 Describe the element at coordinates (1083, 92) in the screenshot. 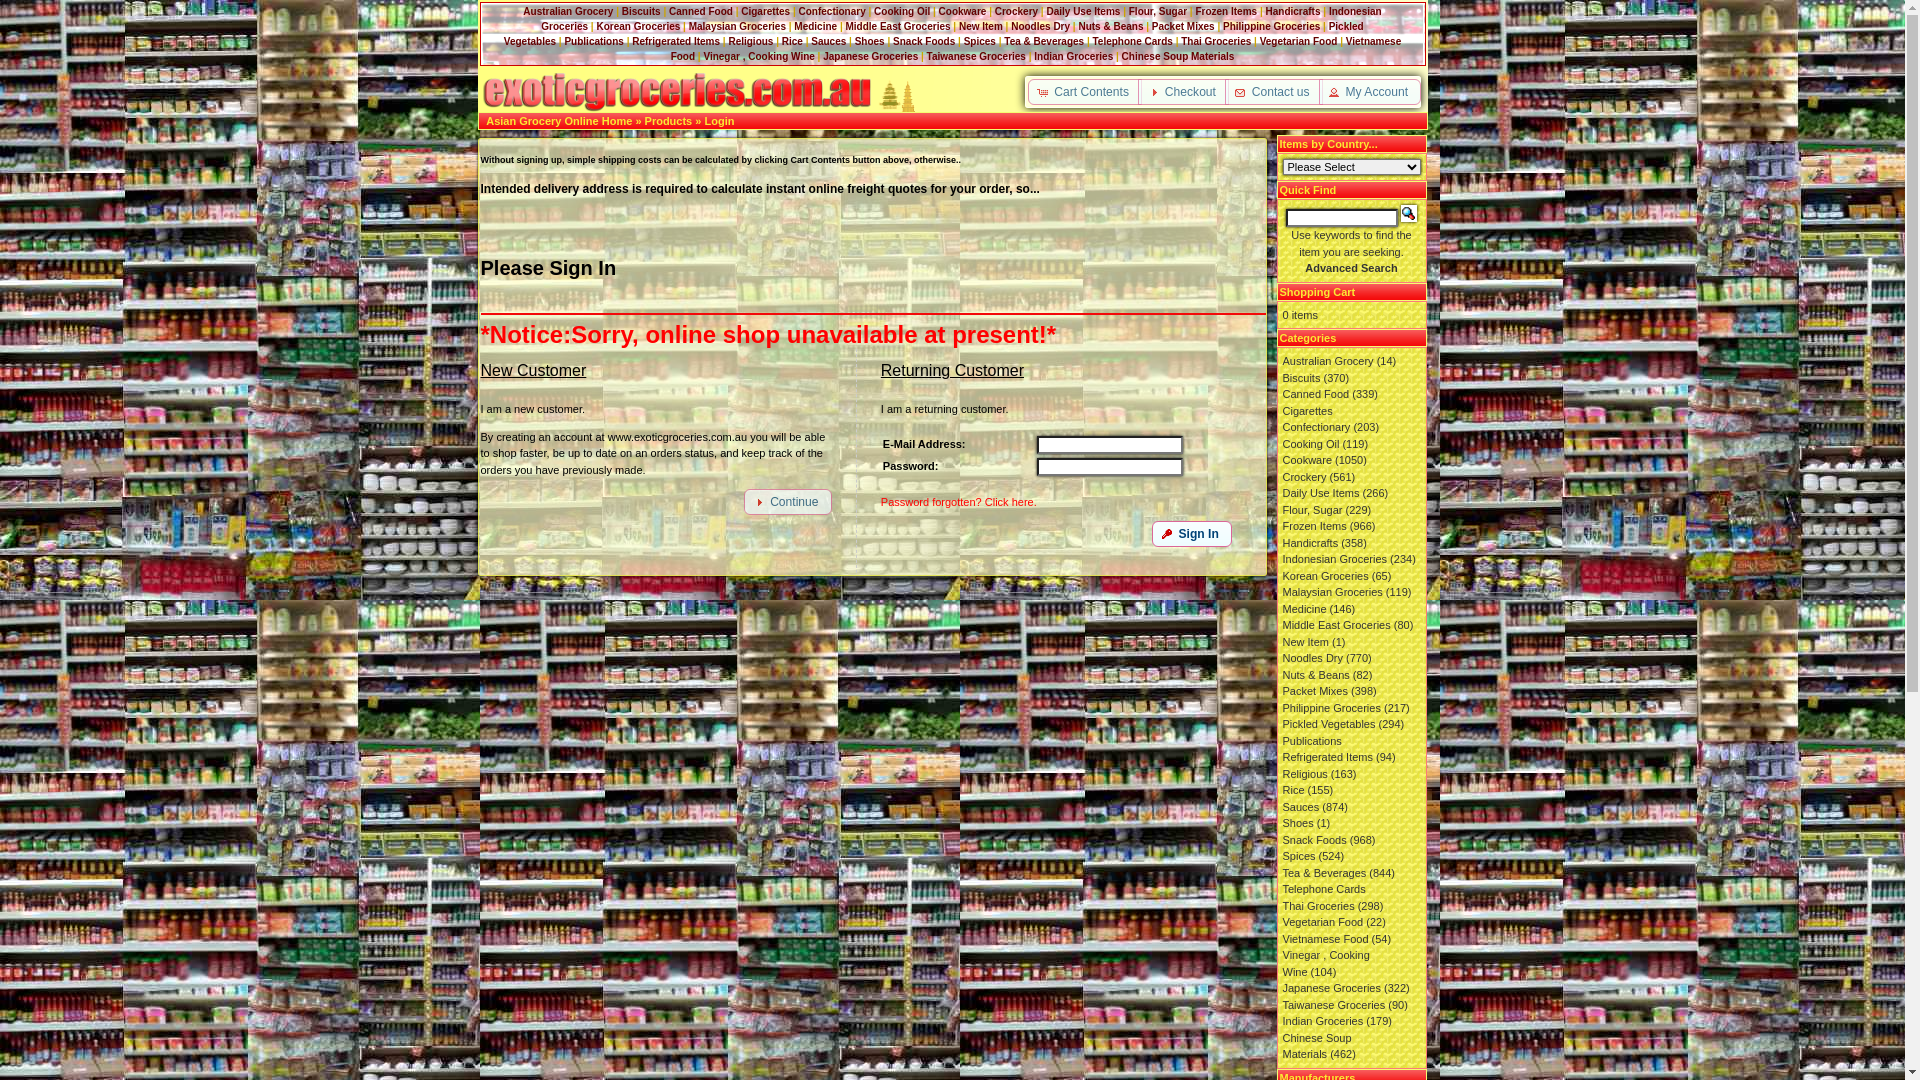

I see `'Cart Contents'` at that location.